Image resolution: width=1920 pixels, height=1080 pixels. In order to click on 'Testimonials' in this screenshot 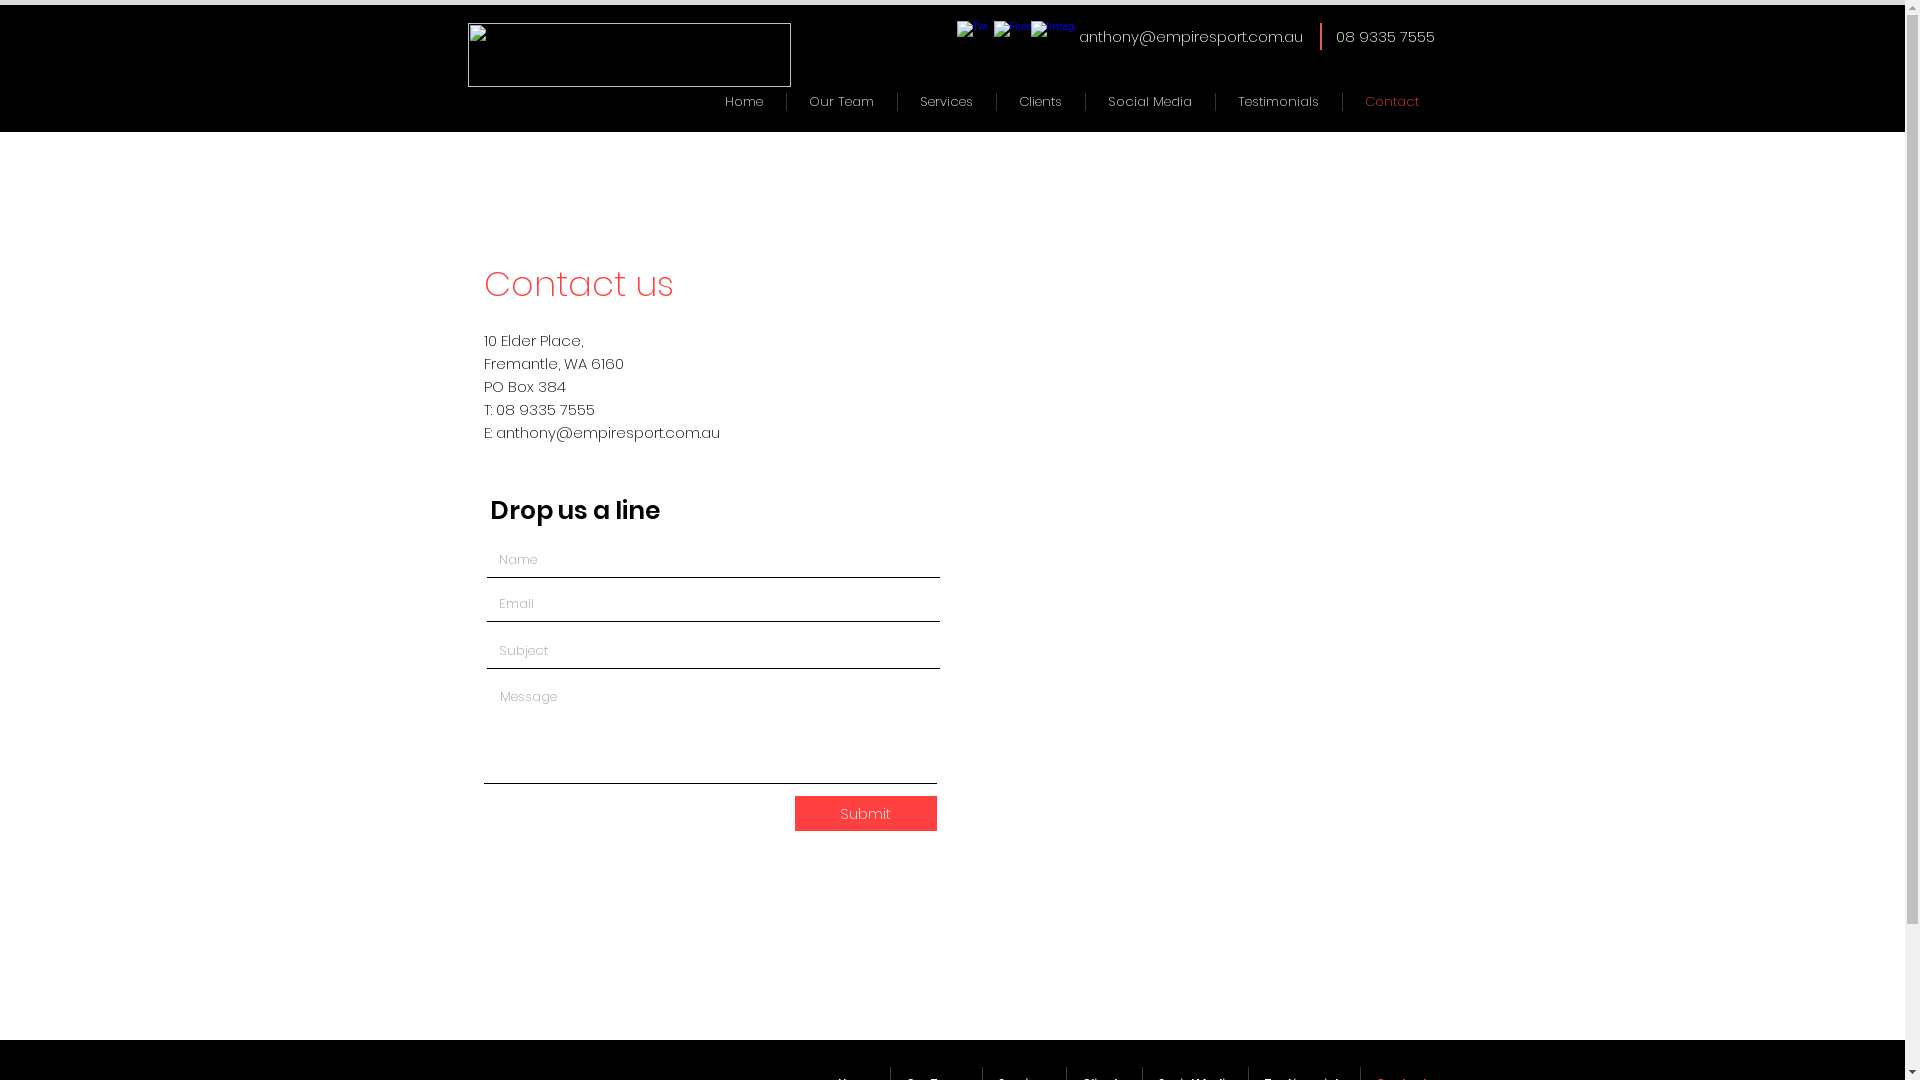, I will do `click(1277, 101)`.